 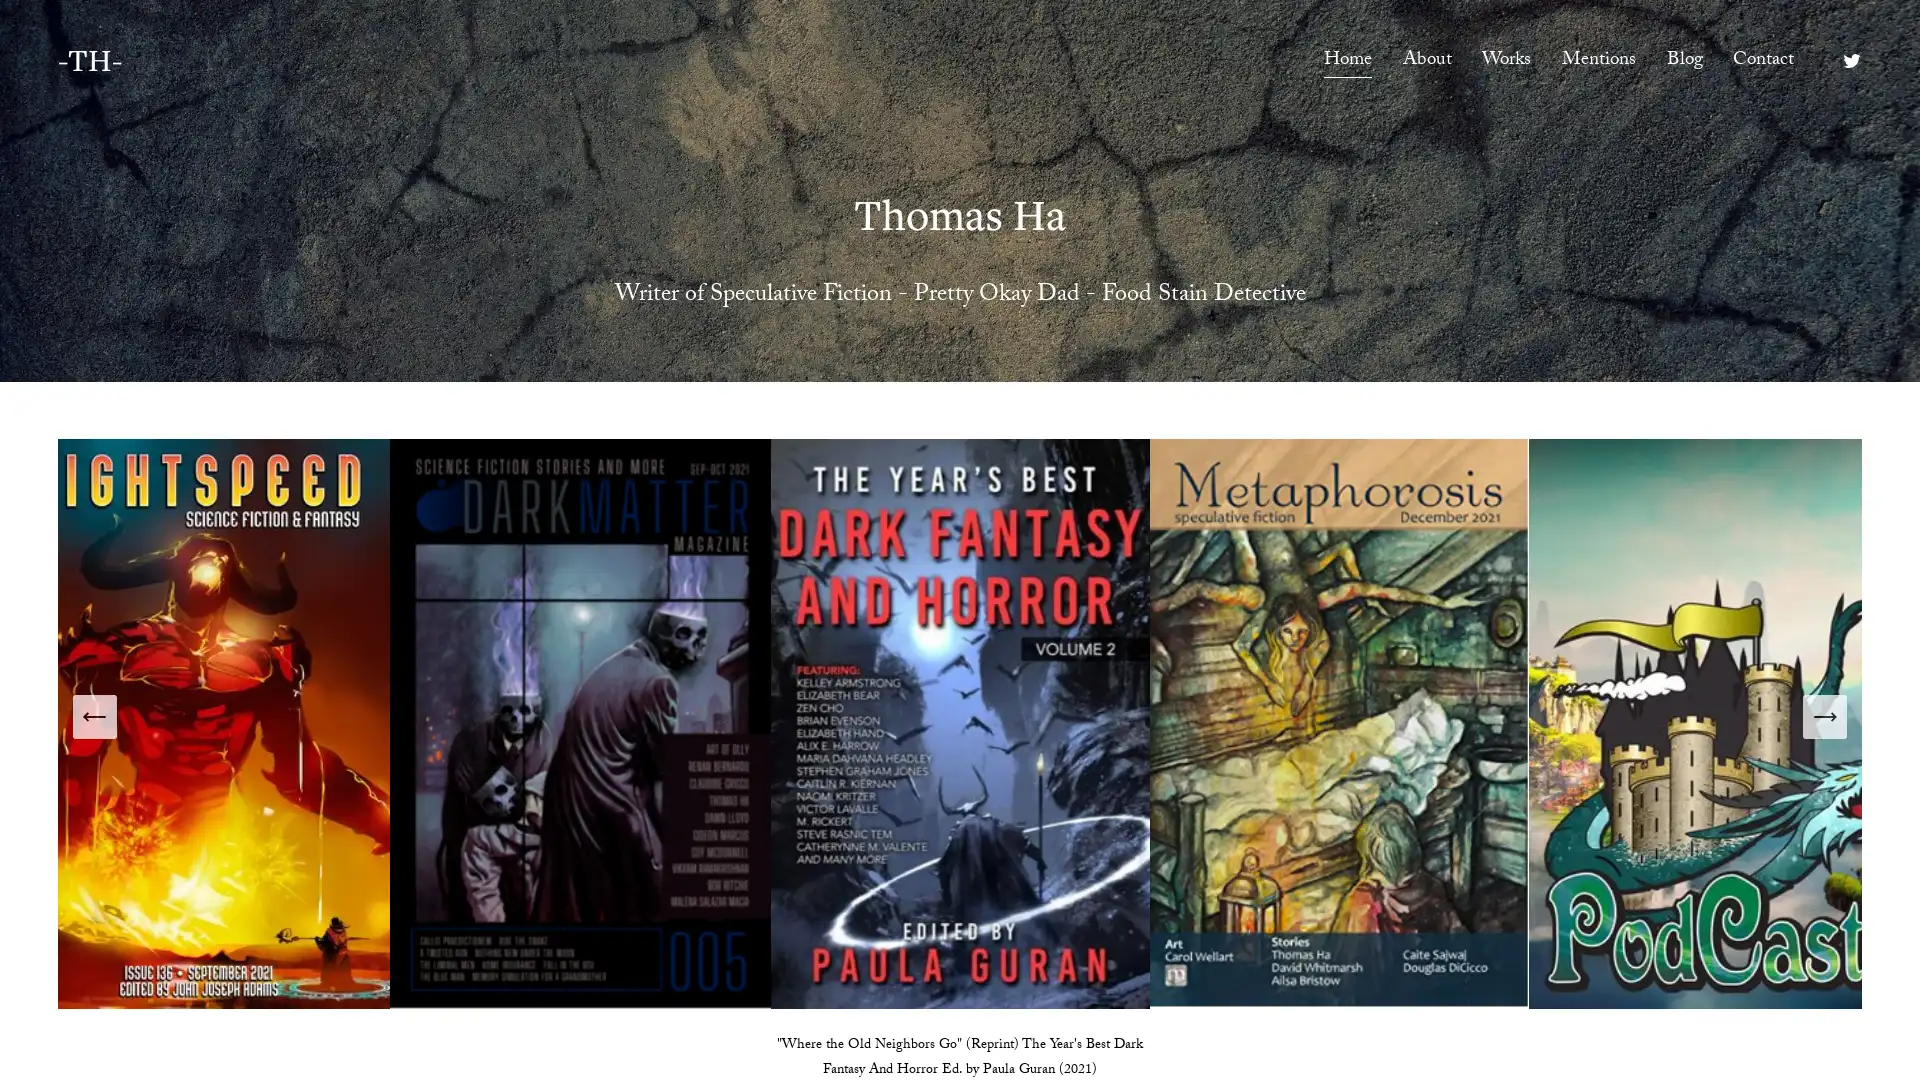 What do you see at coordinates (93, 715) in the screenshot?
I see `Previous Slide` at bounding box center [93, 715].